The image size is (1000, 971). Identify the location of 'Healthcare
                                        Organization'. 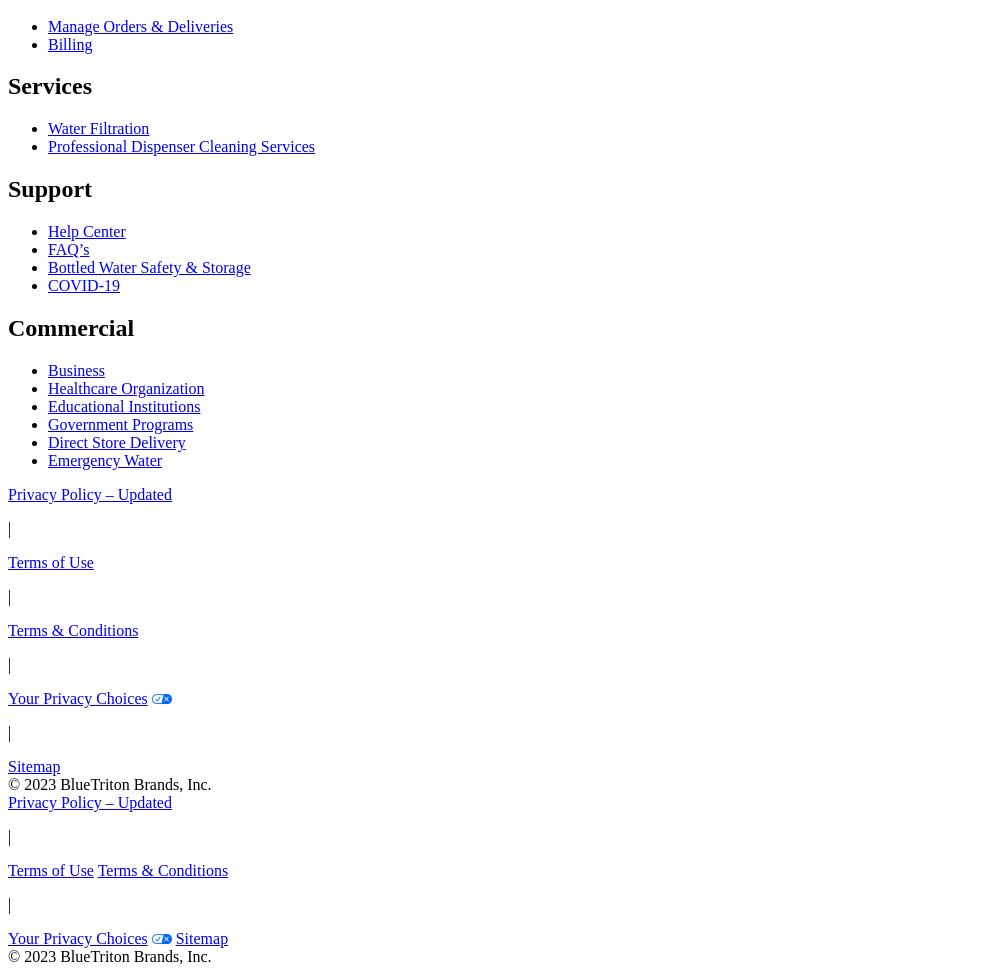
(126, 386).